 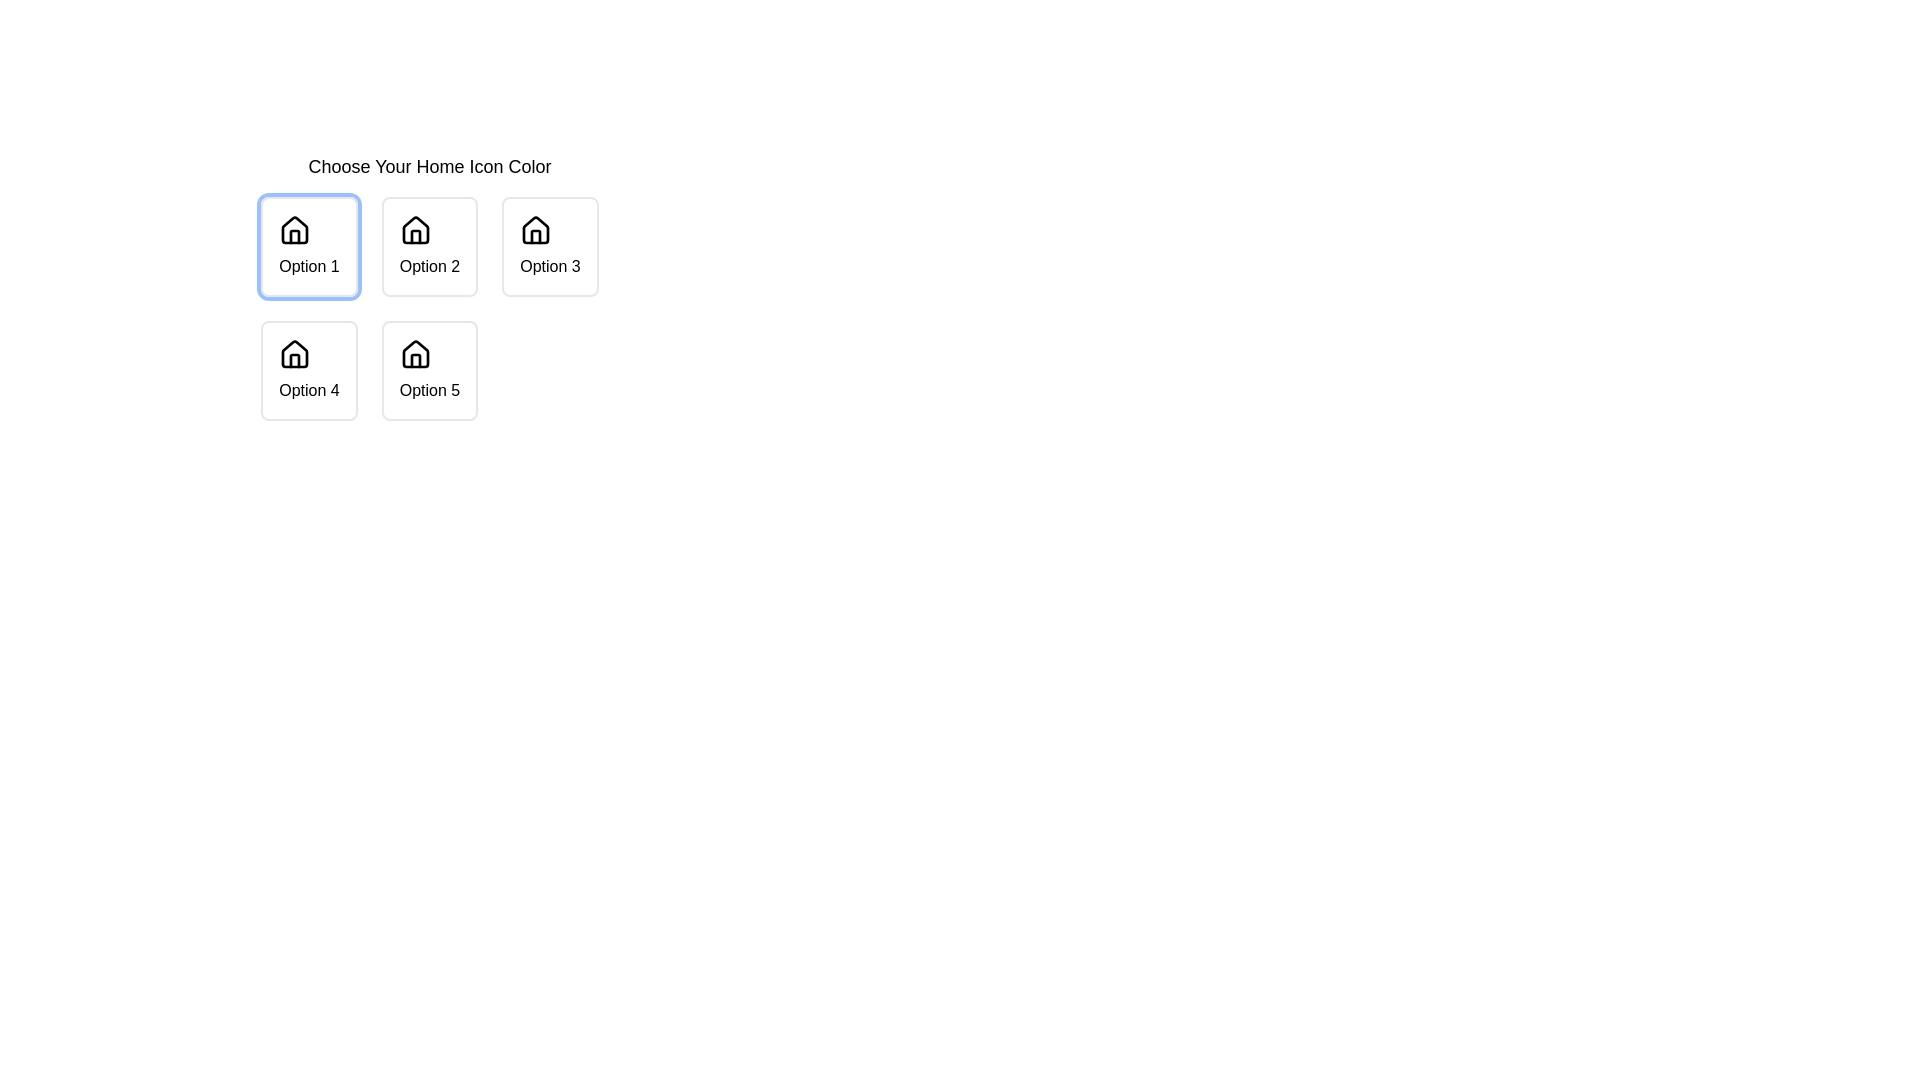 What do you see at coordinates (429, 265) in the screenshot?
I see `the text label displaying 'Option 2', which is styled with centered alignment and positioned below a house icon in a grid selection interface` at bounding box center [429, 265].